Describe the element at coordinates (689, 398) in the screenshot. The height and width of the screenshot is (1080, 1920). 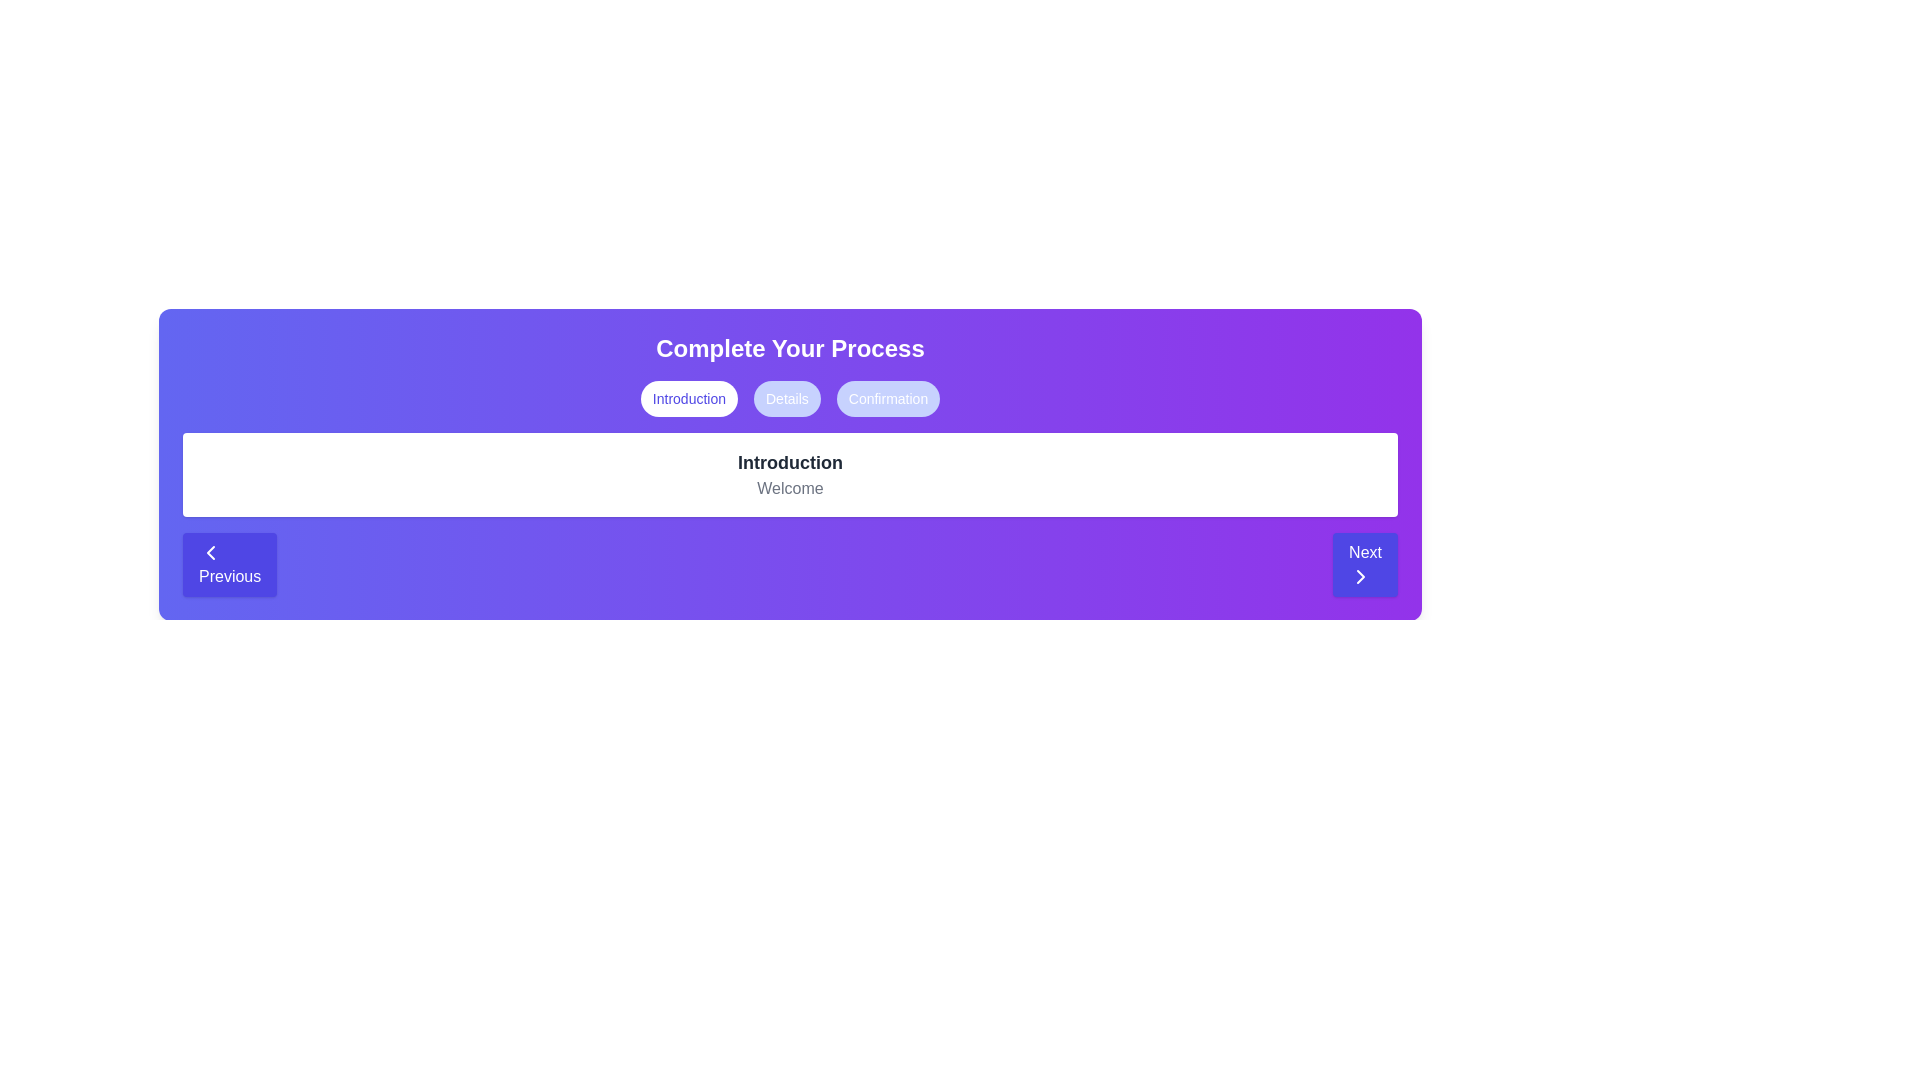
I see `the 'Introduction' step indicator button, which is the first button among three displayed horizontally under the title 'Complete Your Process'` at that location.